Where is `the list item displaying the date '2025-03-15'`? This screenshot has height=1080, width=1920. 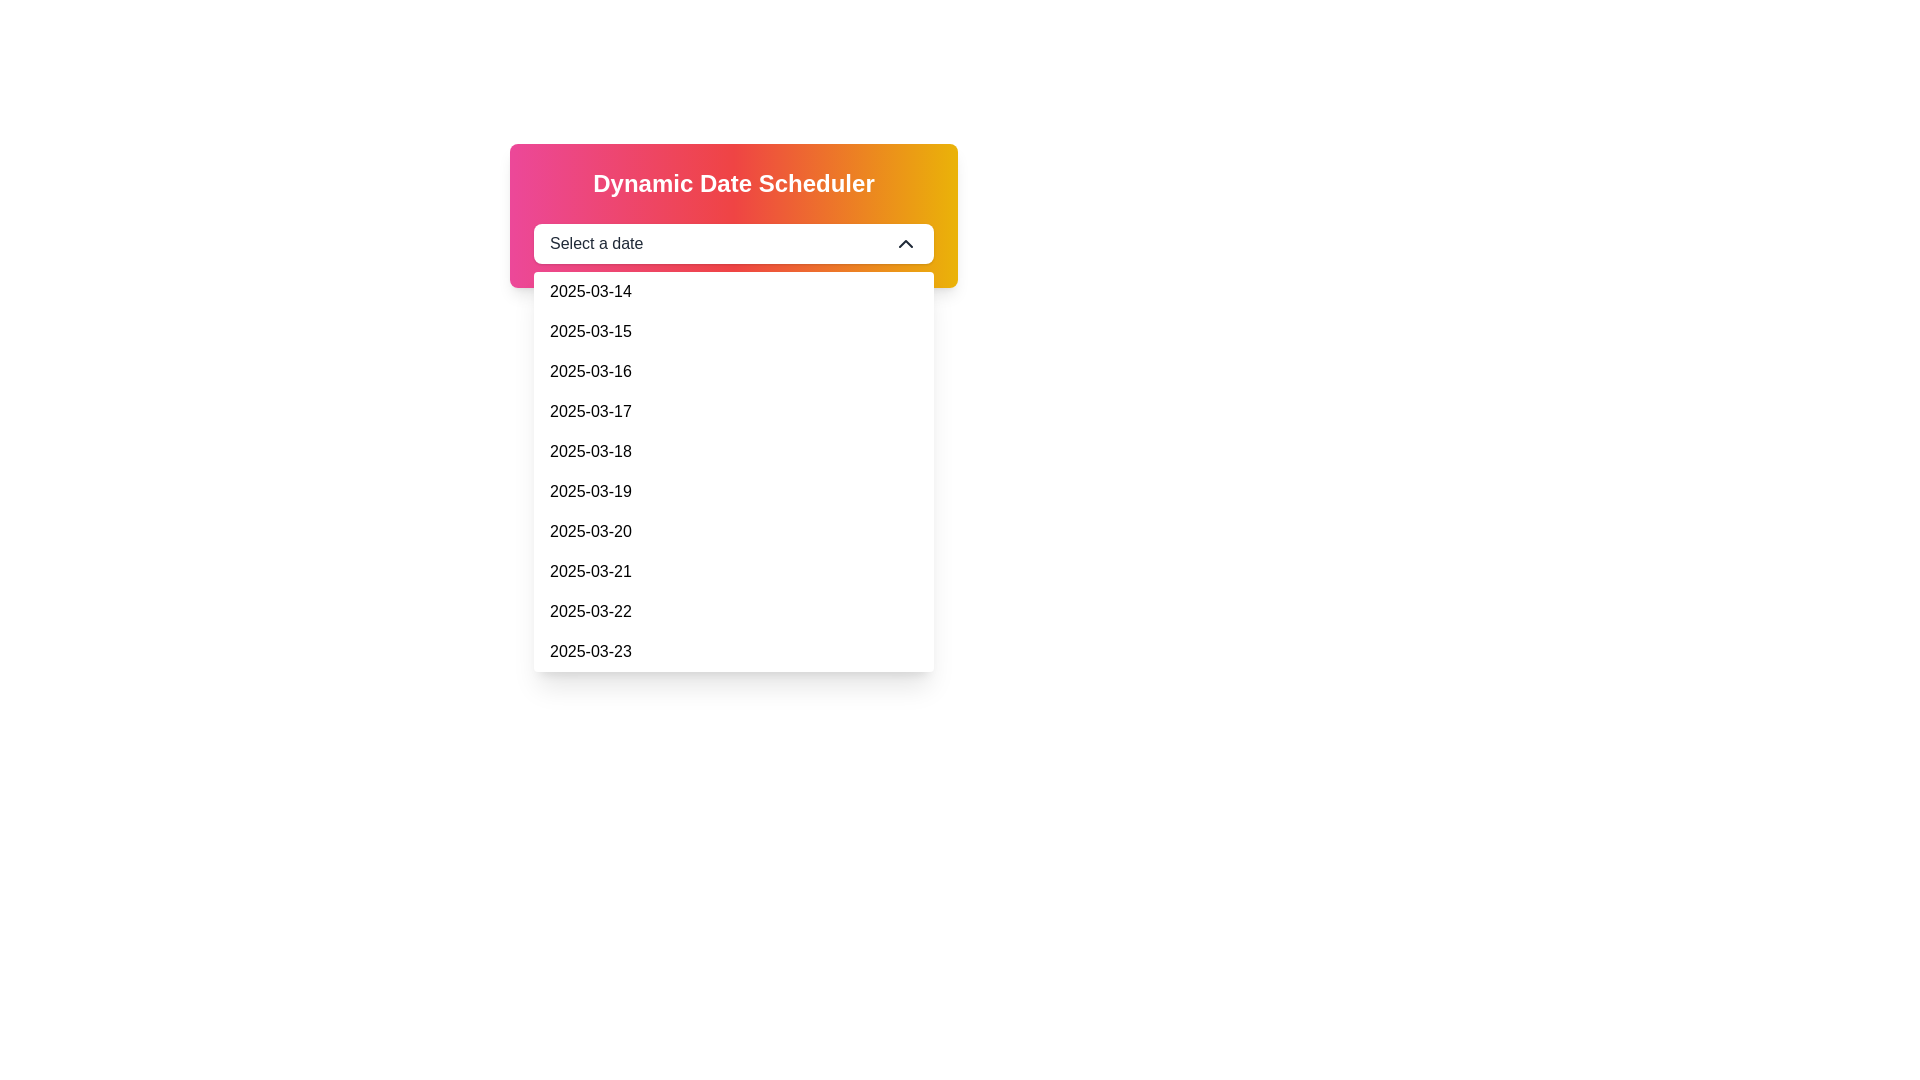 the list item displaying the date '2025-03-15' is located at coordinates (733, 330).